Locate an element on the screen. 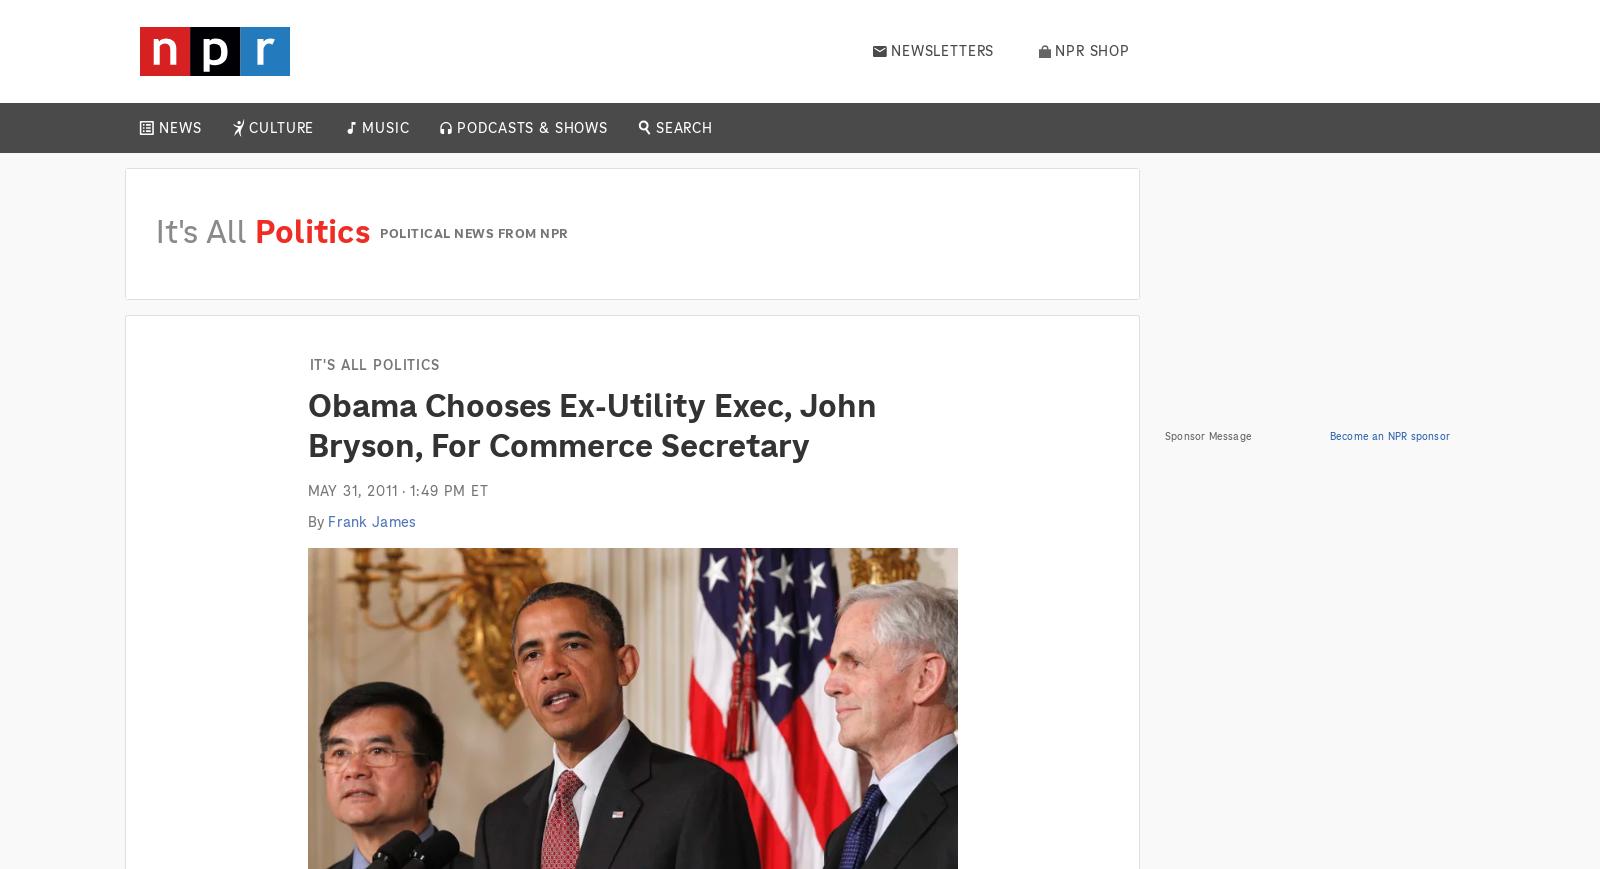  'Movies' is located at coordinates (416, 190).